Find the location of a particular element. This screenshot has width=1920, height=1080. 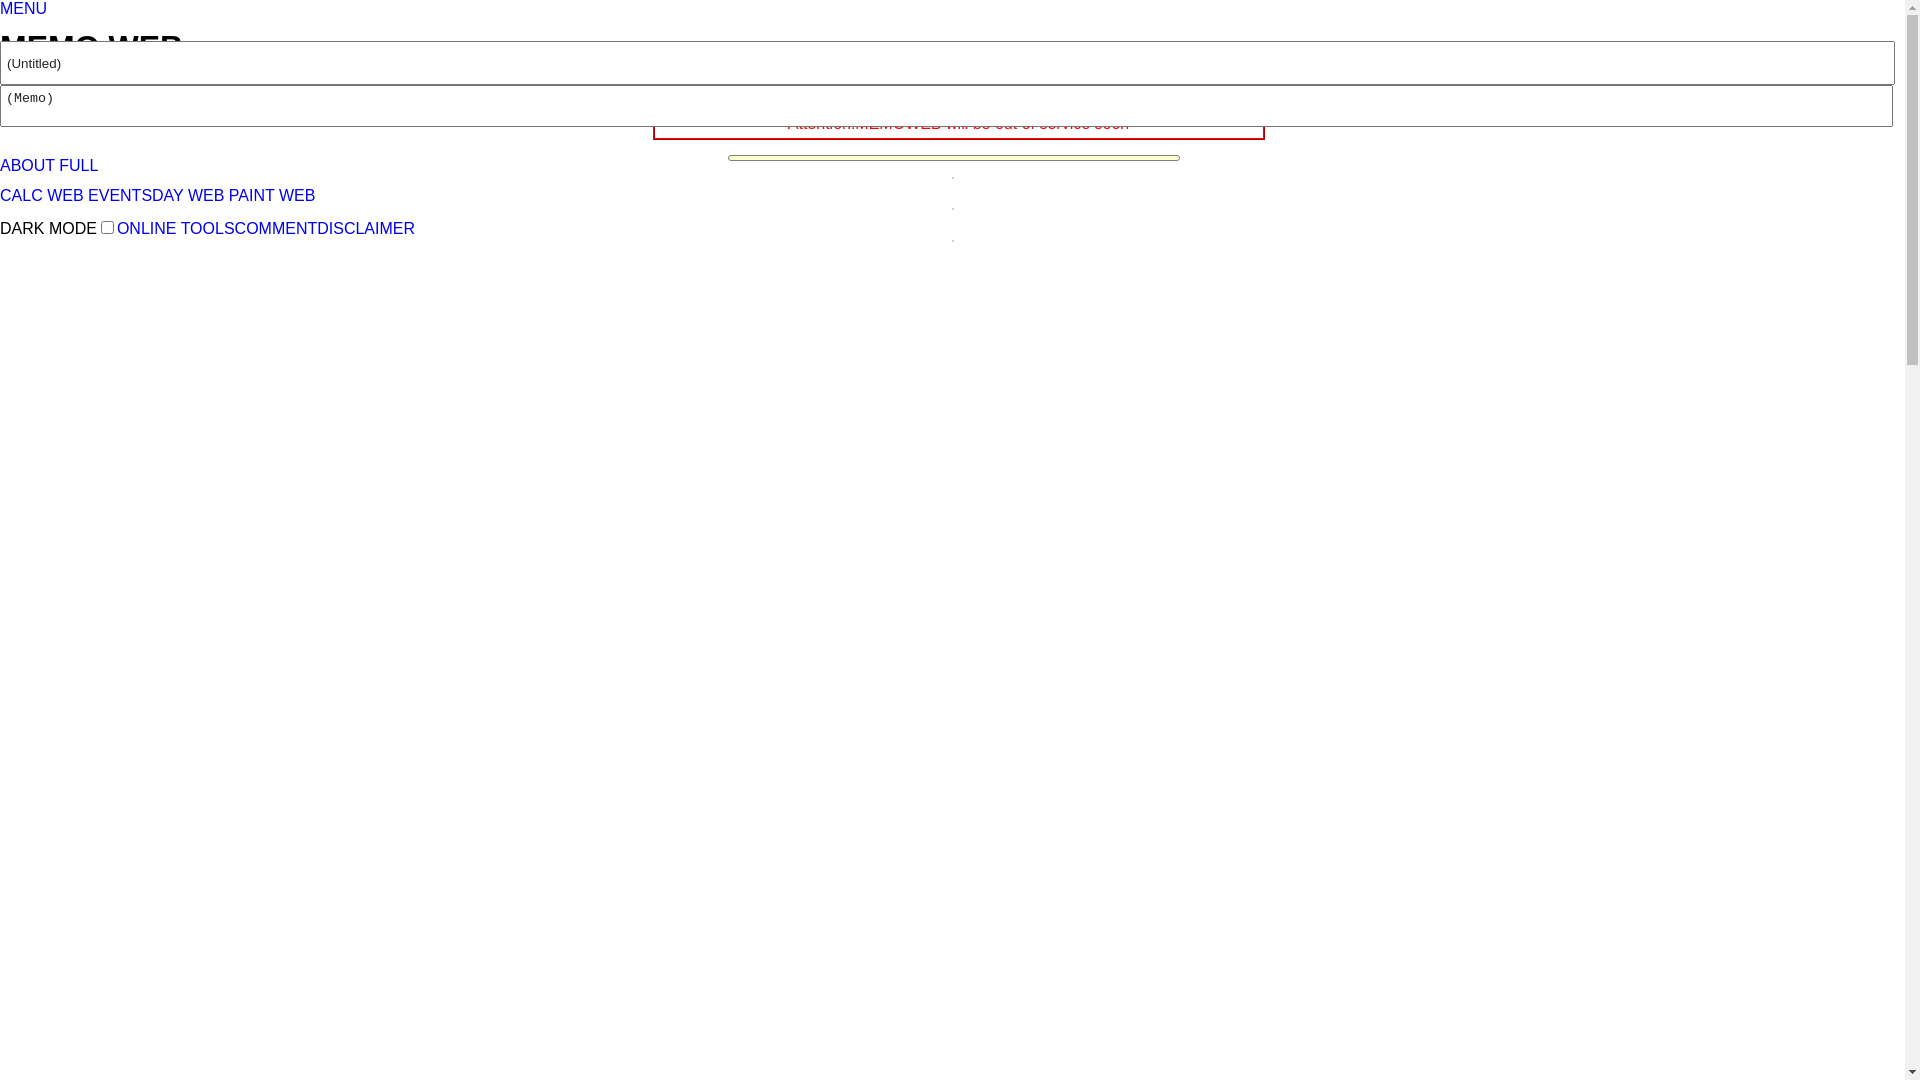

'EVENTSDAY WEB' is located at coordinates (155, 195).